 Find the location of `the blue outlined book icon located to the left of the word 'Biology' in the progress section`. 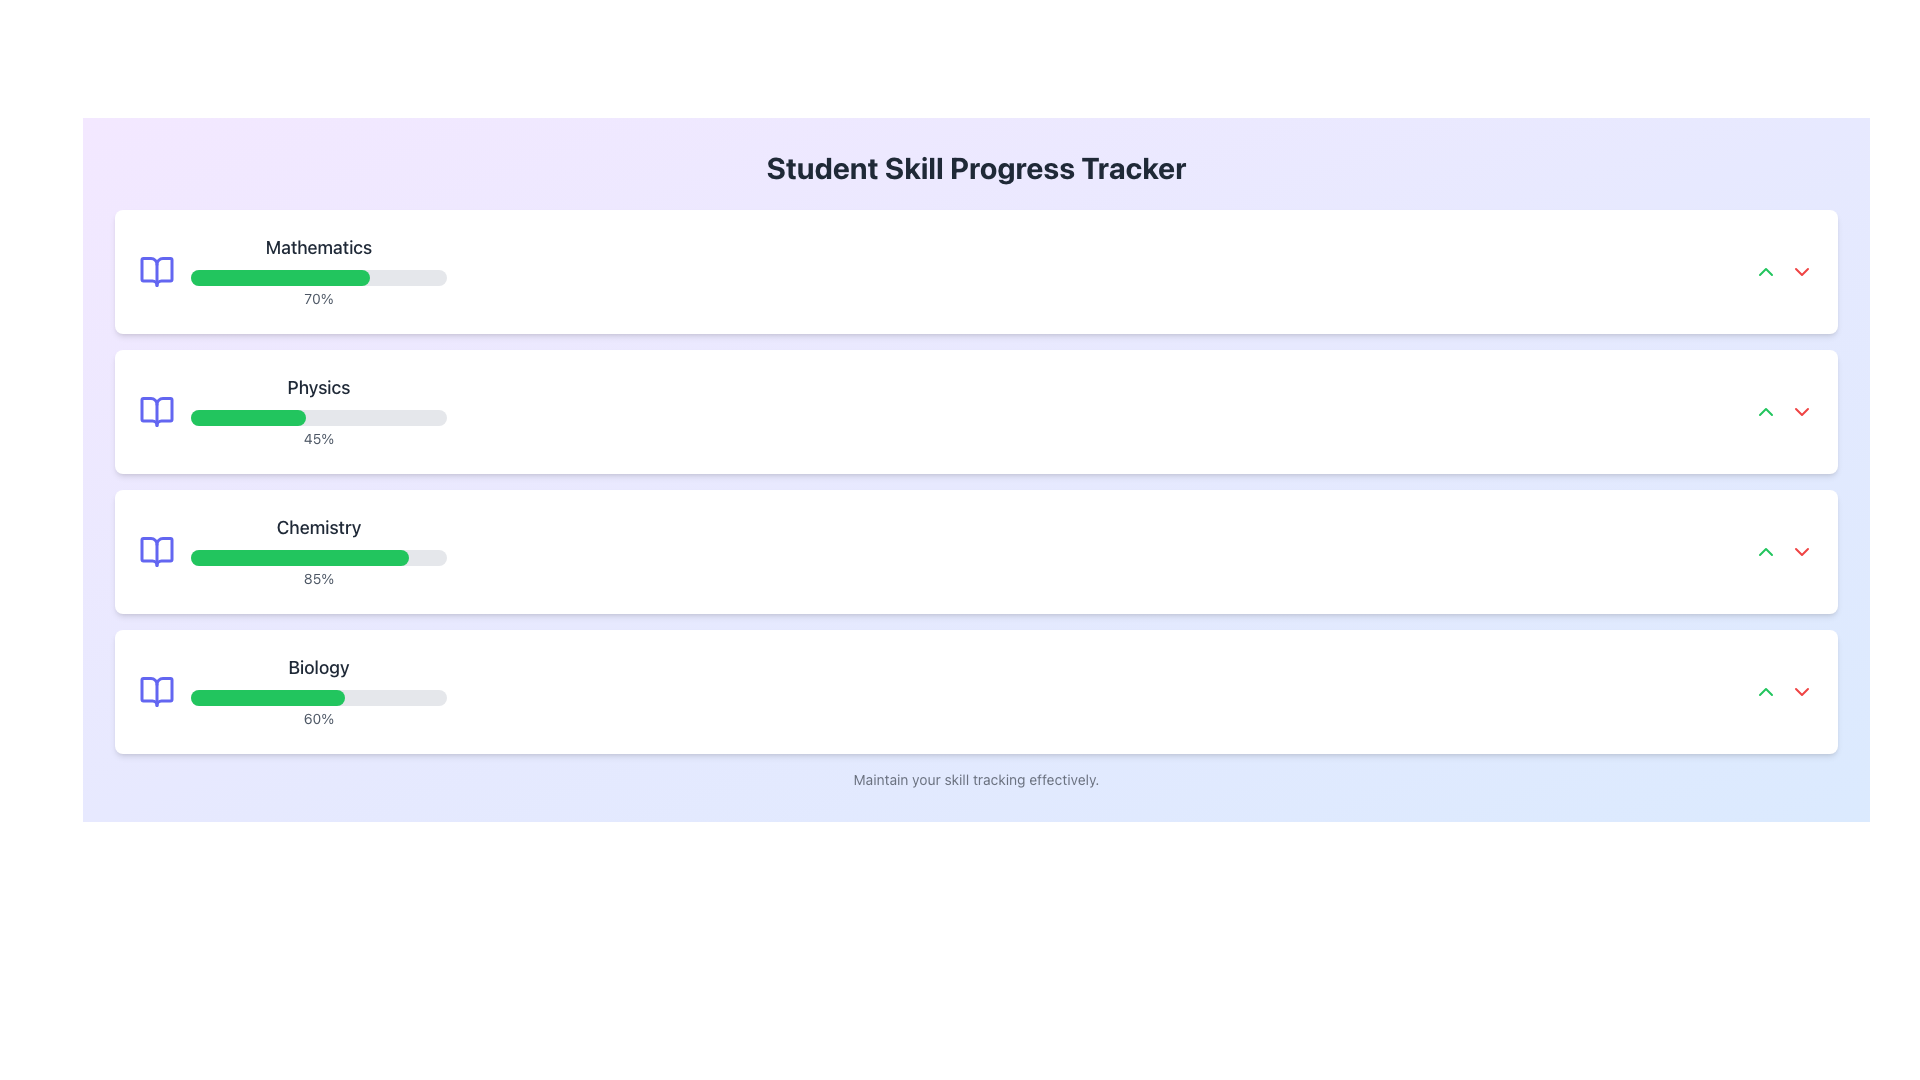

the blue outlined book icon located to the left of the word 'Biology' in the progress section is located at coordinates (156, 690).